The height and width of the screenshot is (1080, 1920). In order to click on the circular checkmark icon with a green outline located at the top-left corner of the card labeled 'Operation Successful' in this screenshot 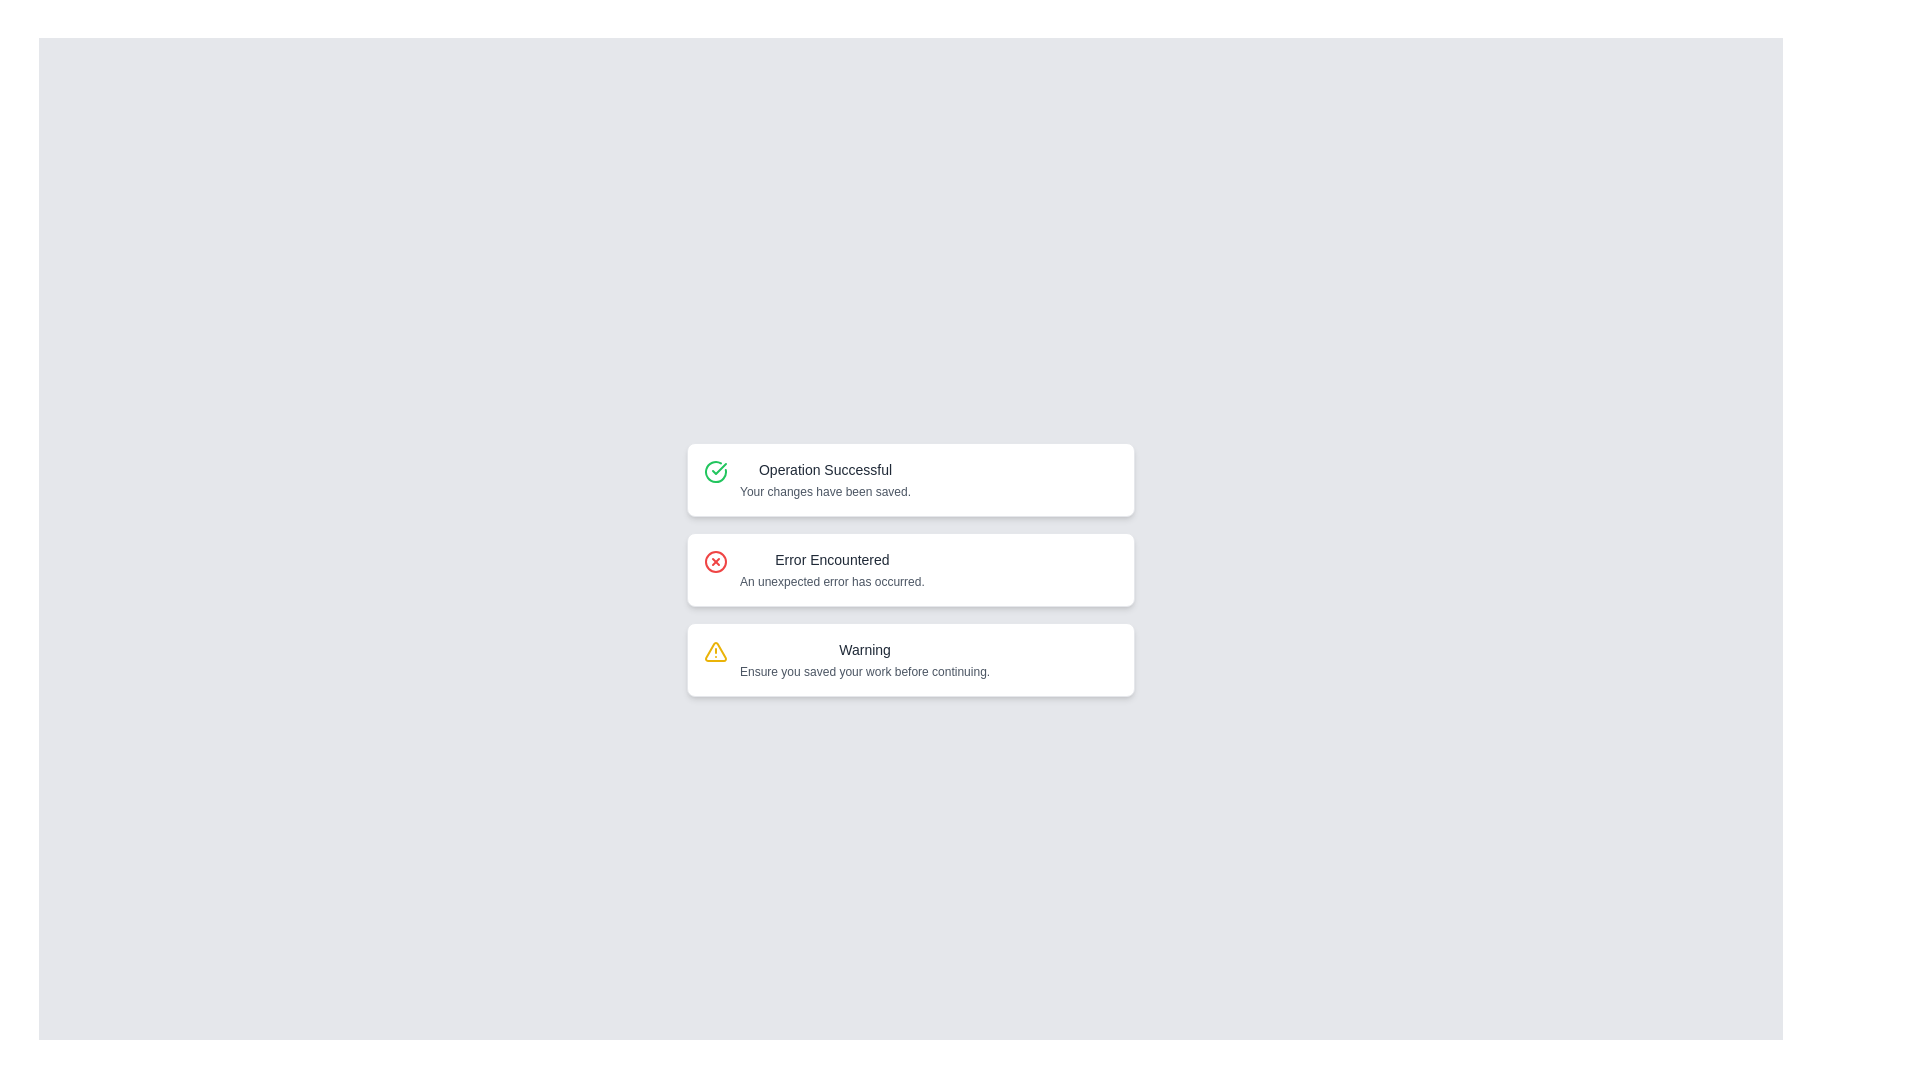, I will do `click(715, 471)`.